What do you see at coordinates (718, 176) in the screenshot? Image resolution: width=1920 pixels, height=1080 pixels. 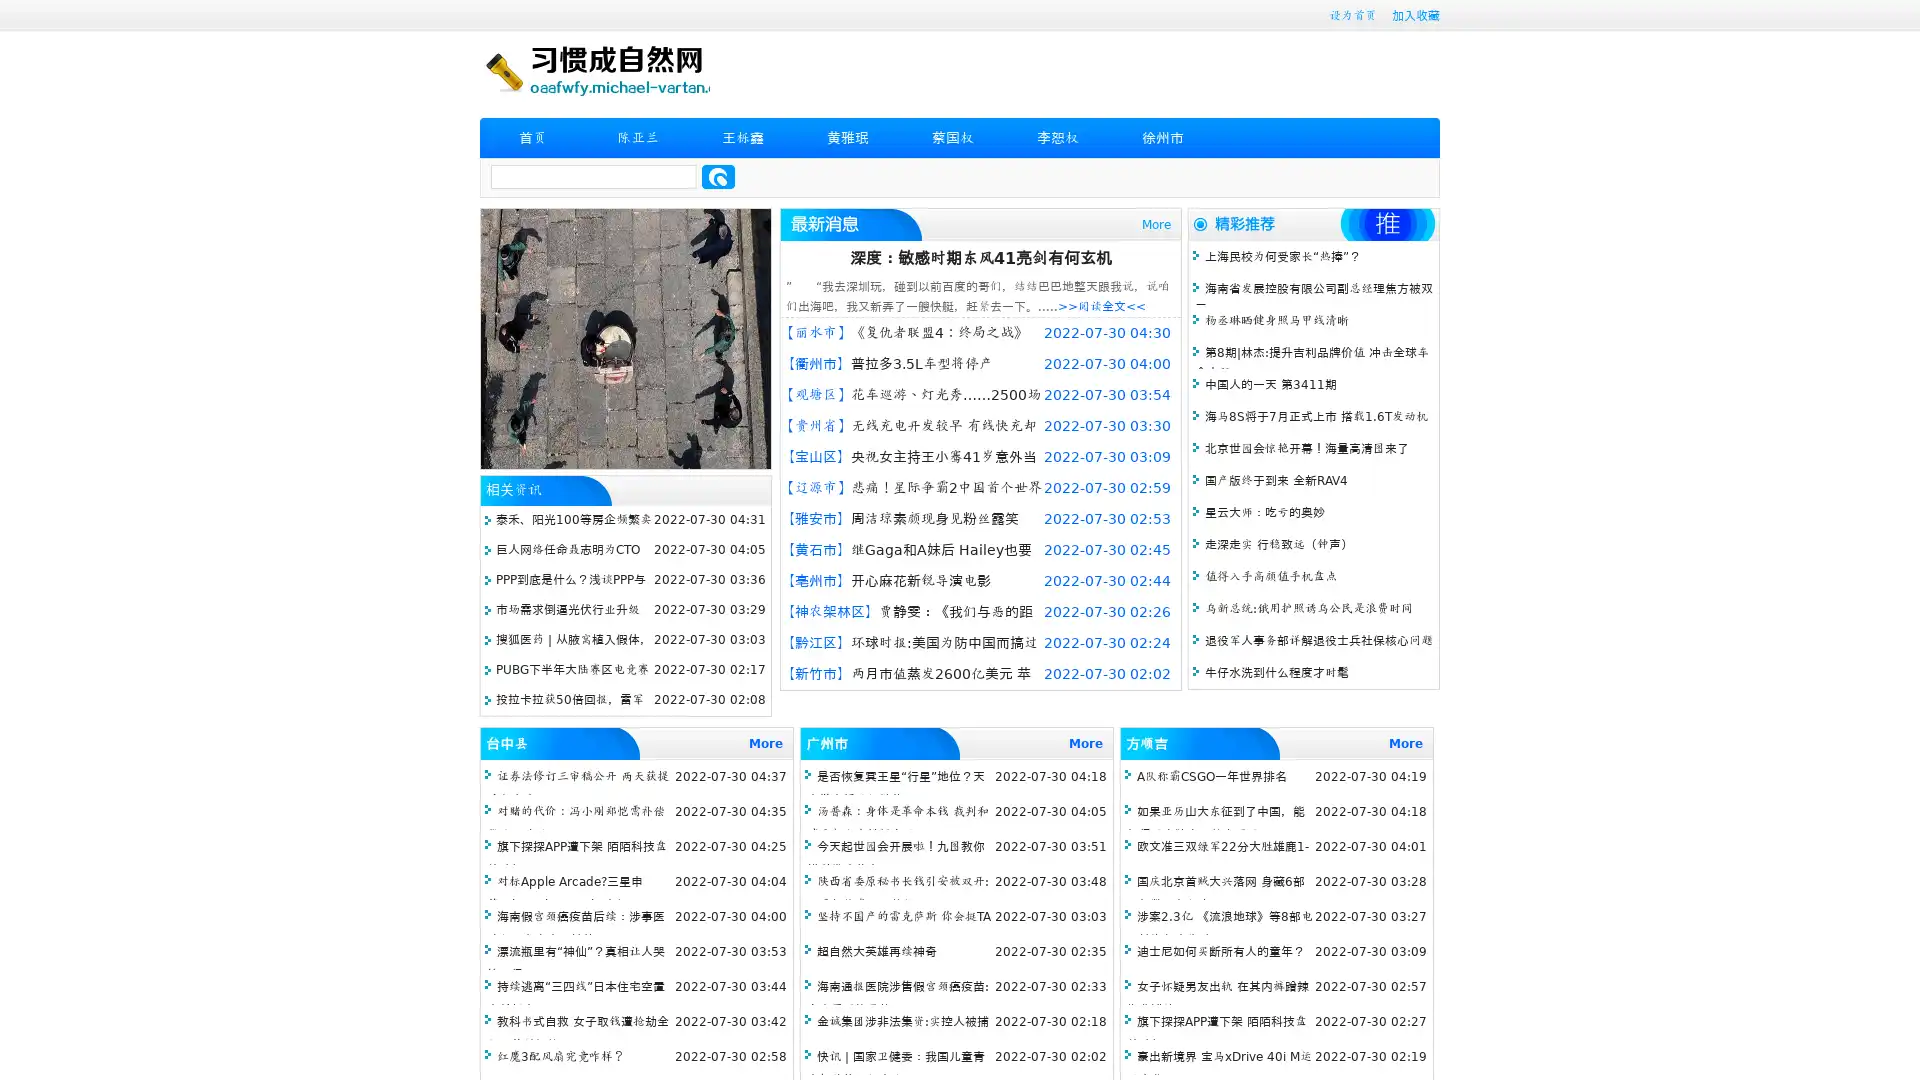 I see `Search` at bounding box center [718, 176].